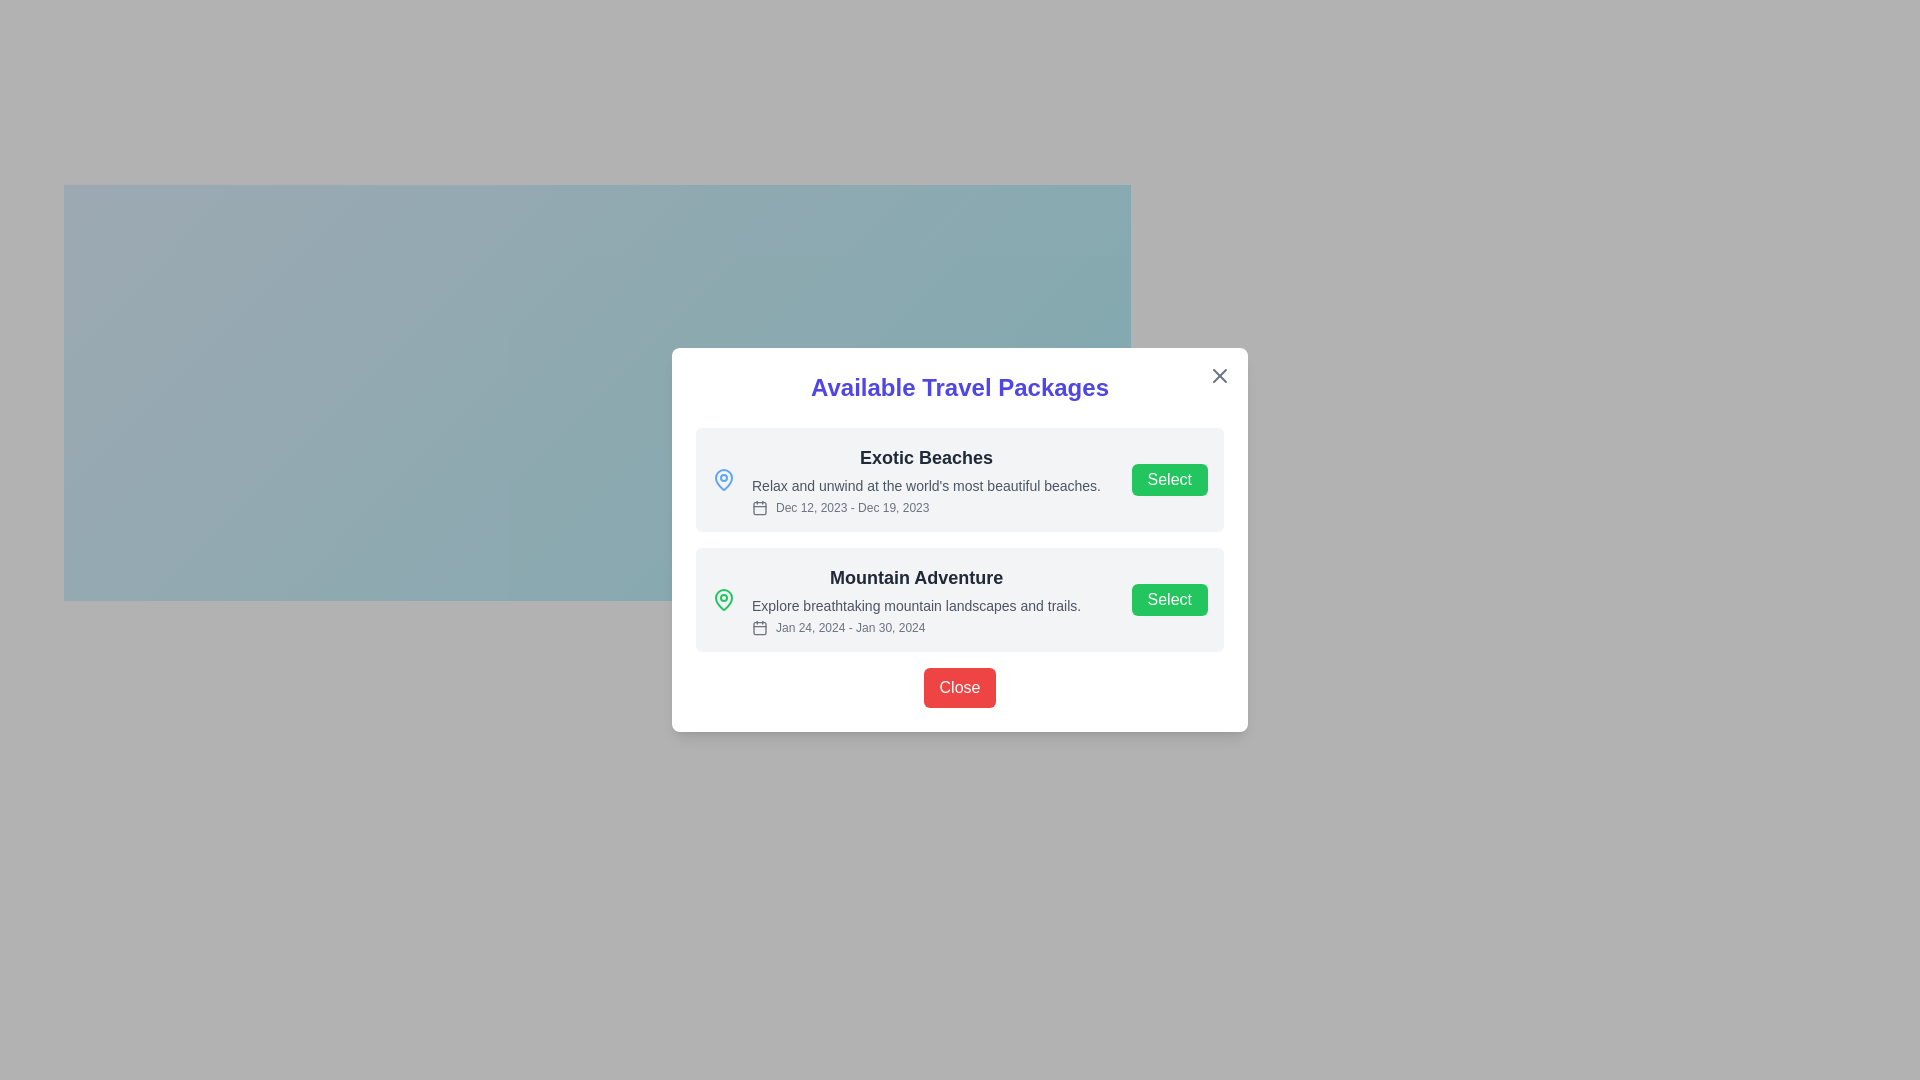 The height and width of the screenshot is (1080, 1920). What do you see at coordinates (1169, 479) in the screenshot?
I see `the 'Select' button` at bounding box center [1169, 479].